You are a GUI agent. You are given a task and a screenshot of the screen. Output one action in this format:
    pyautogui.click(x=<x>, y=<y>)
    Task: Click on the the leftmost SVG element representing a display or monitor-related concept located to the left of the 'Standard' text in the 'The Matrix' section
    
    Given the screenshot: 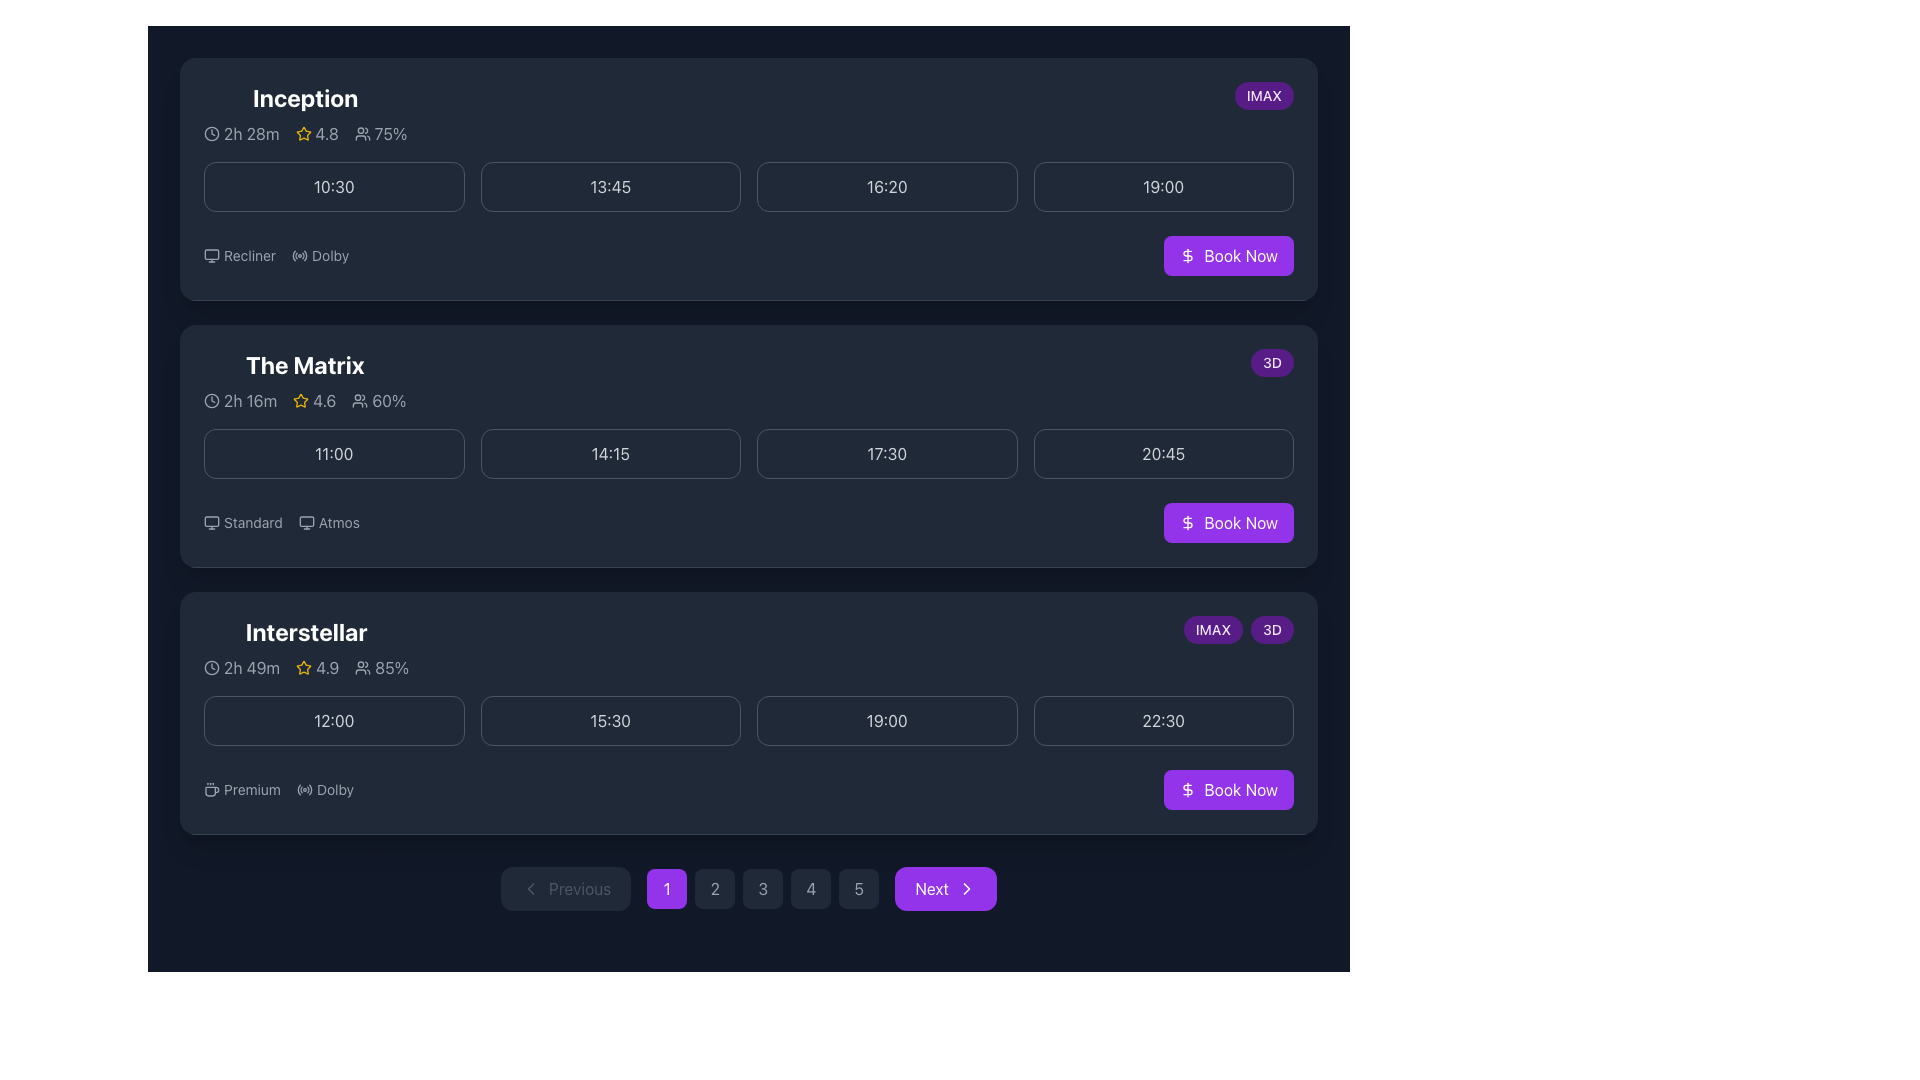 What is the action you would take?
    pyautogui.click(x=211, y=522)
    